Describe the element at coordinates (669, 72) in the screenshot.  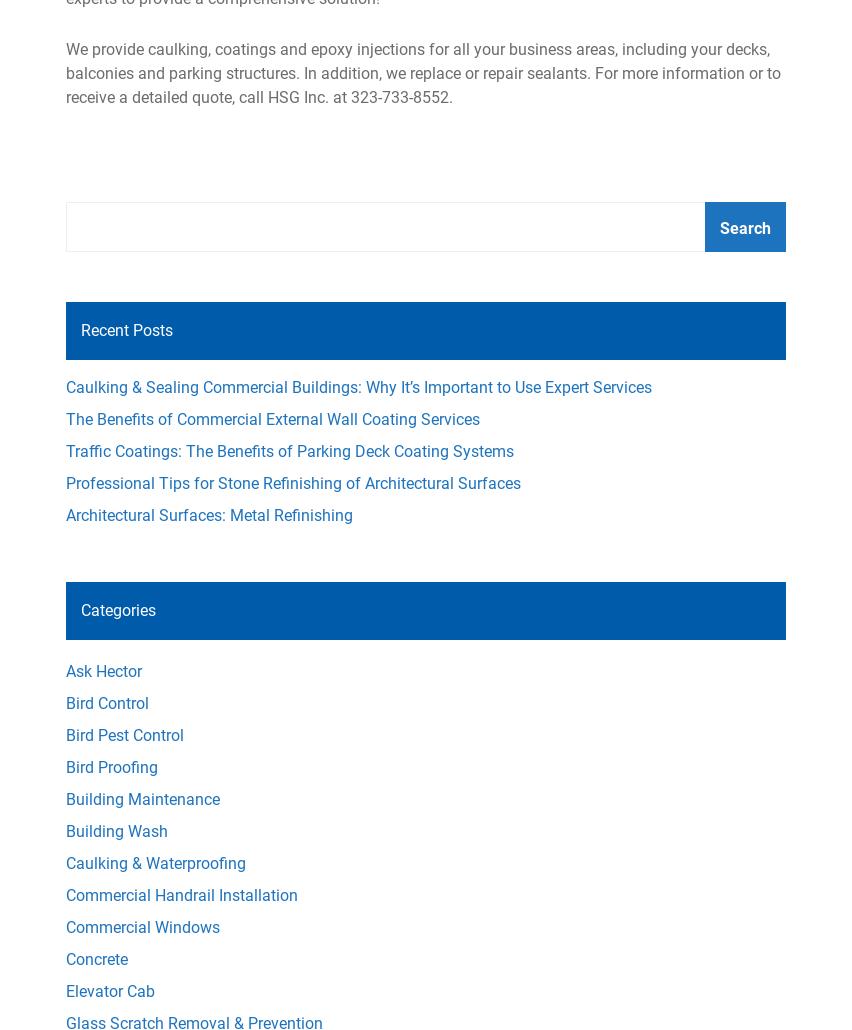
I see `'For more information'` at that location.